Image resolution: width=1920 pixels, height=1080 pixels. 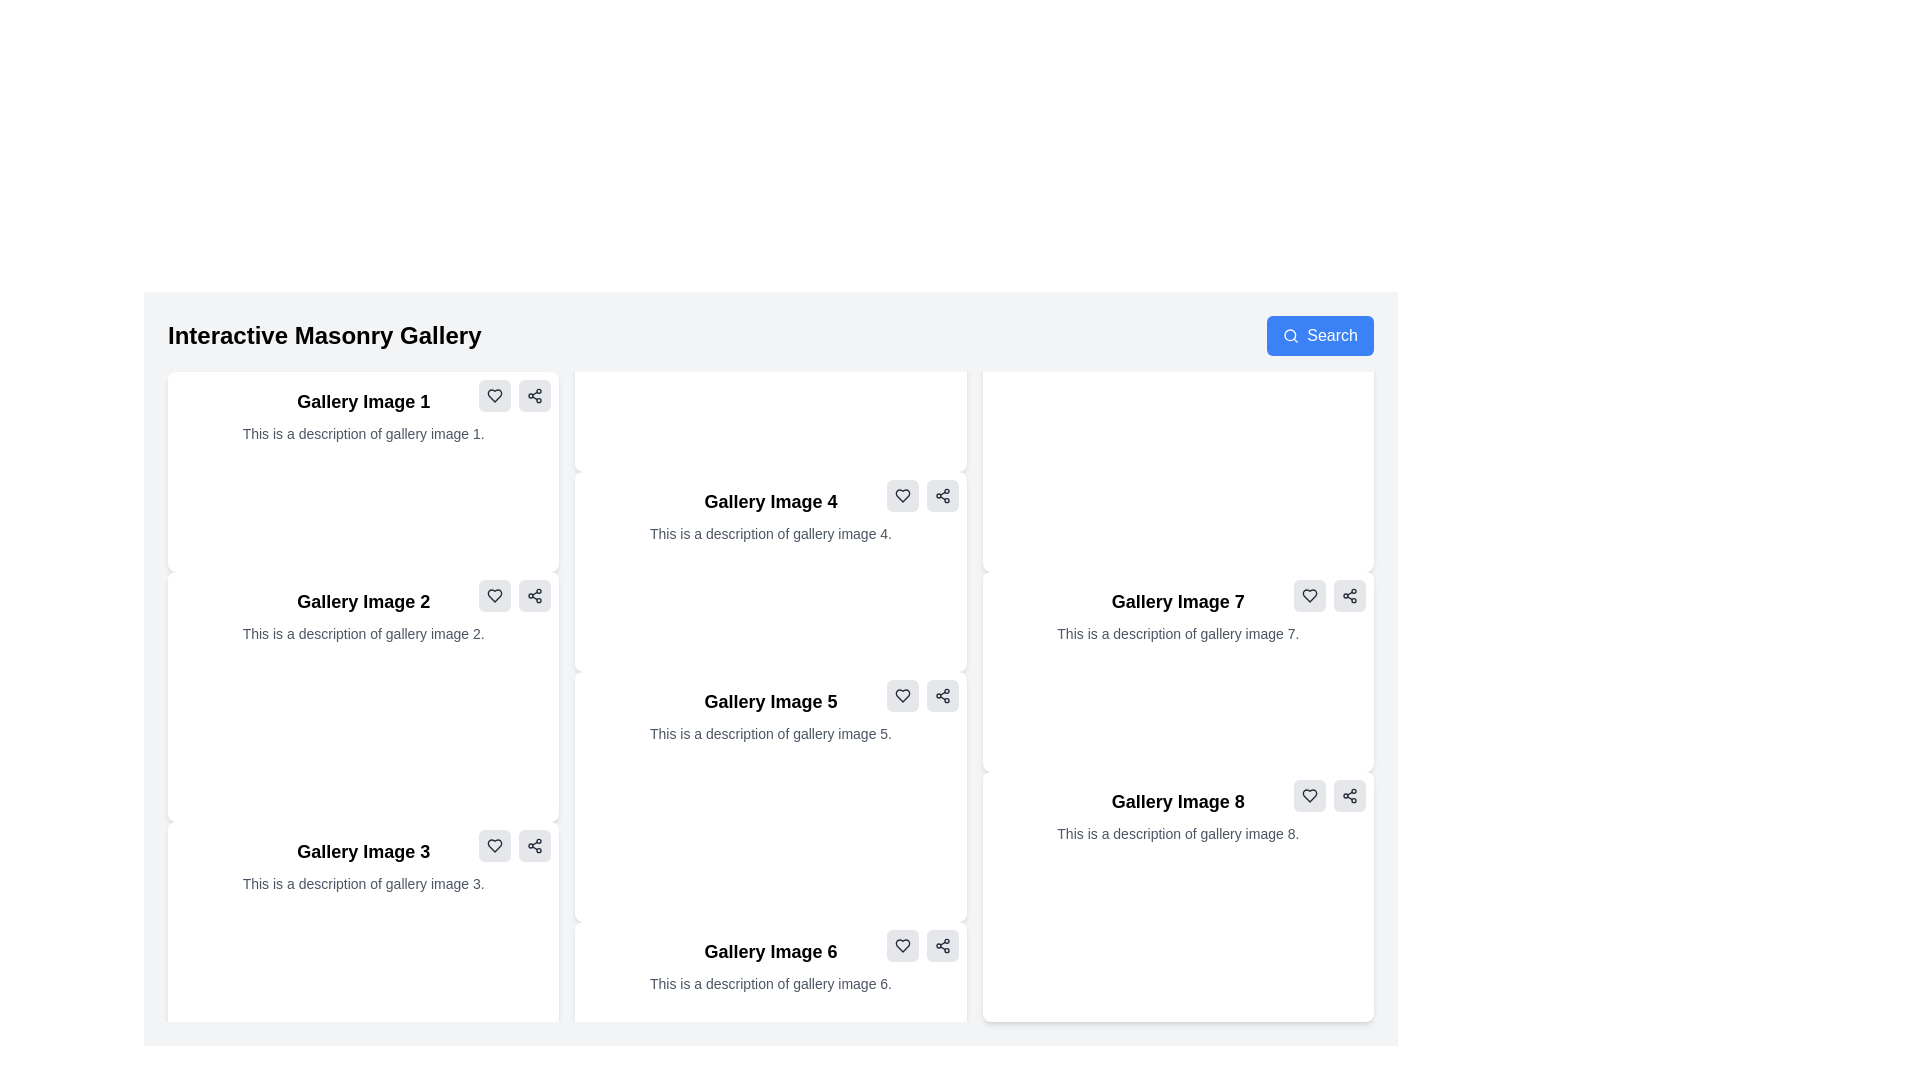 I want to click on the 'favorite' icon button located in the bottom-right corner of the card labeled 'Gallery Image 6', so click(x=901, y=945).